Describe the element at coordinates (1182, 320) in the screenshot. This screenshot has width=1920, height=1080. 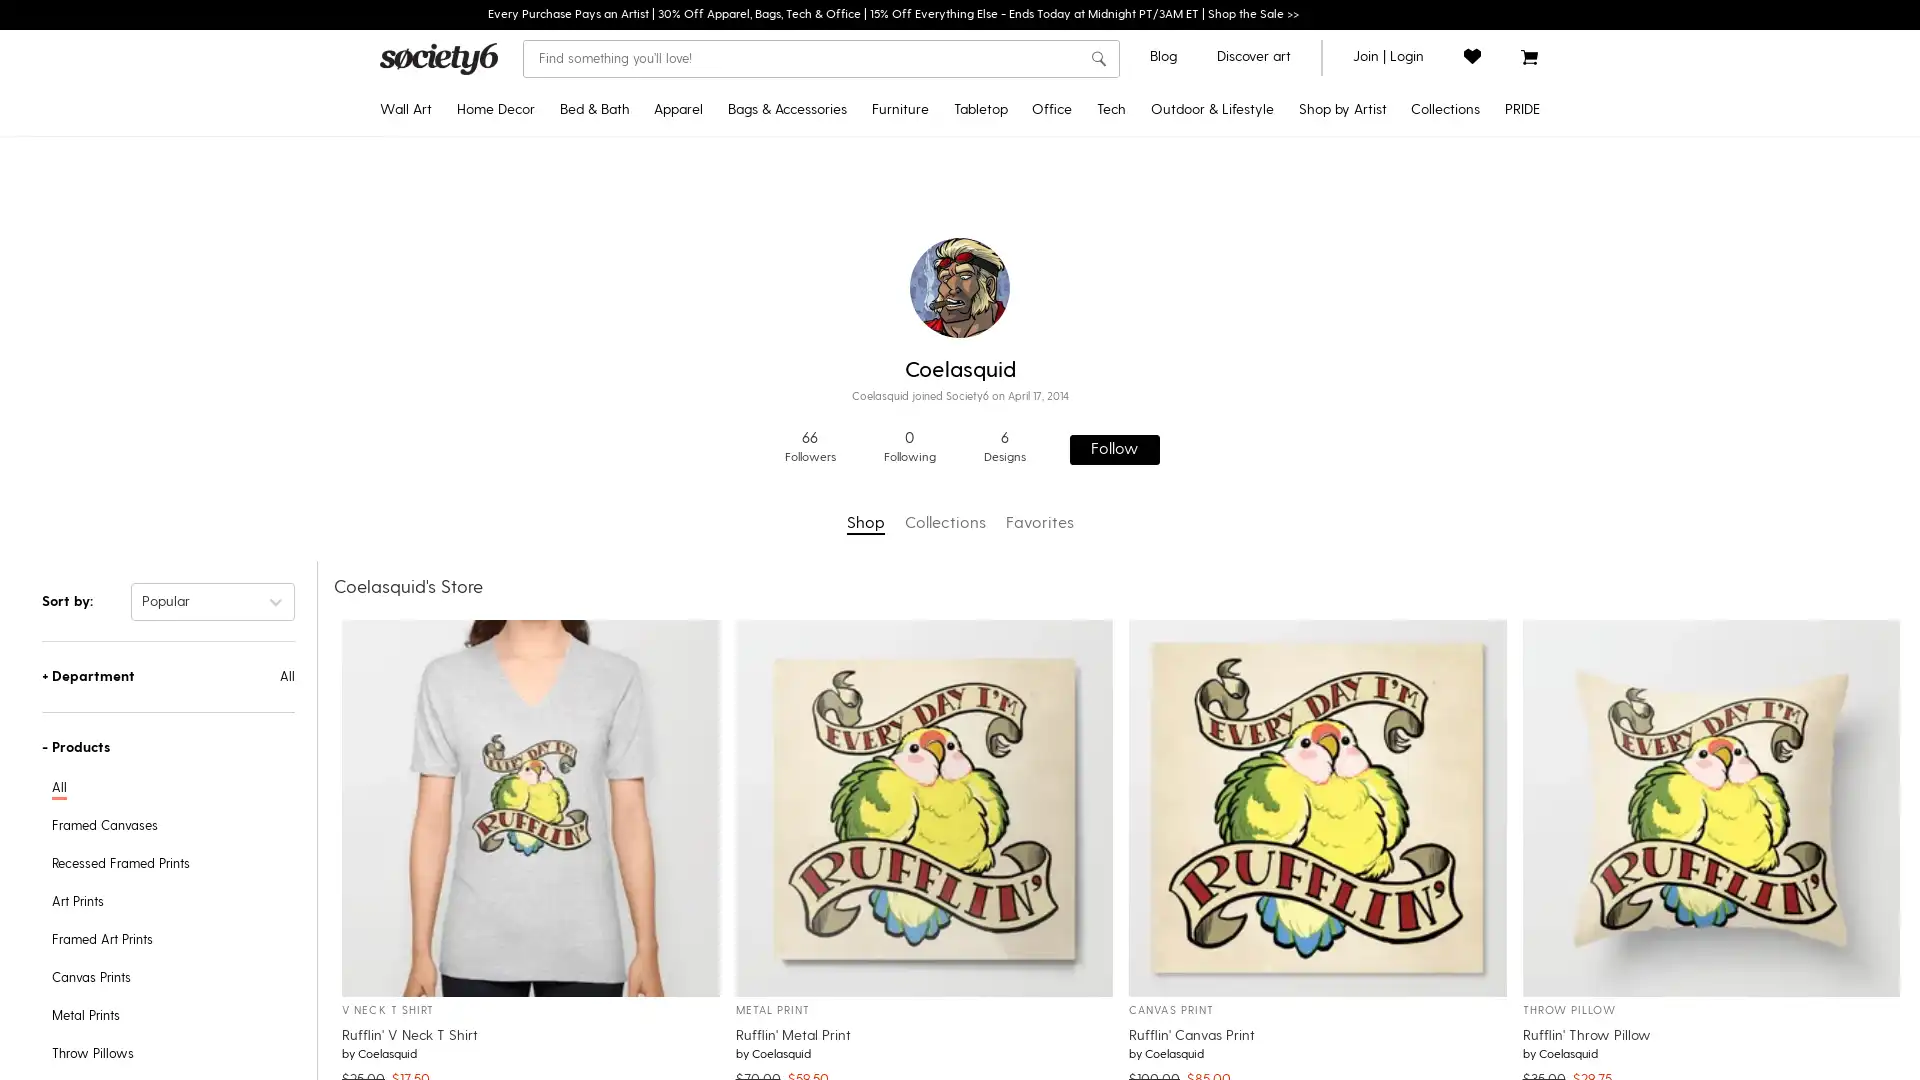
I see `Android Card Cases` at that location.